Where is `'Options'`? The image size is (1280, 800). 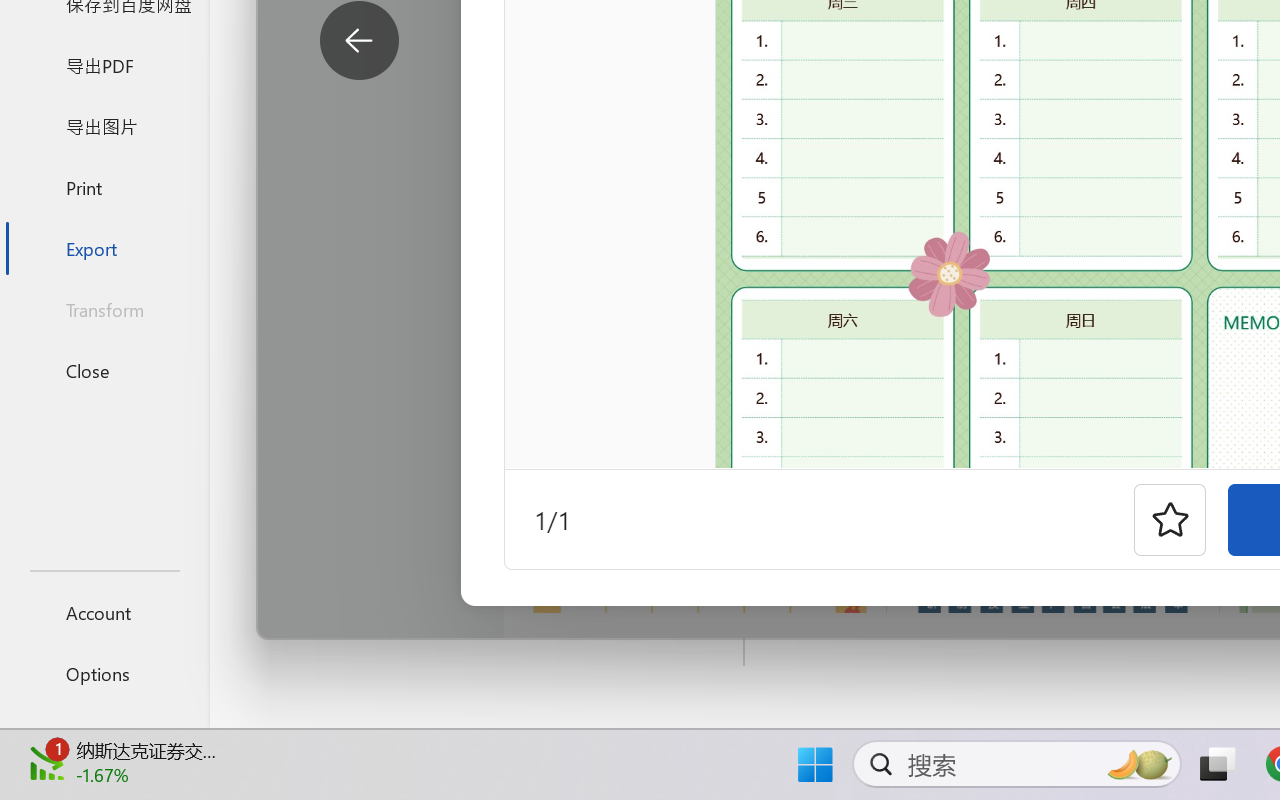
'Options' is located at coordinates (103, 673).